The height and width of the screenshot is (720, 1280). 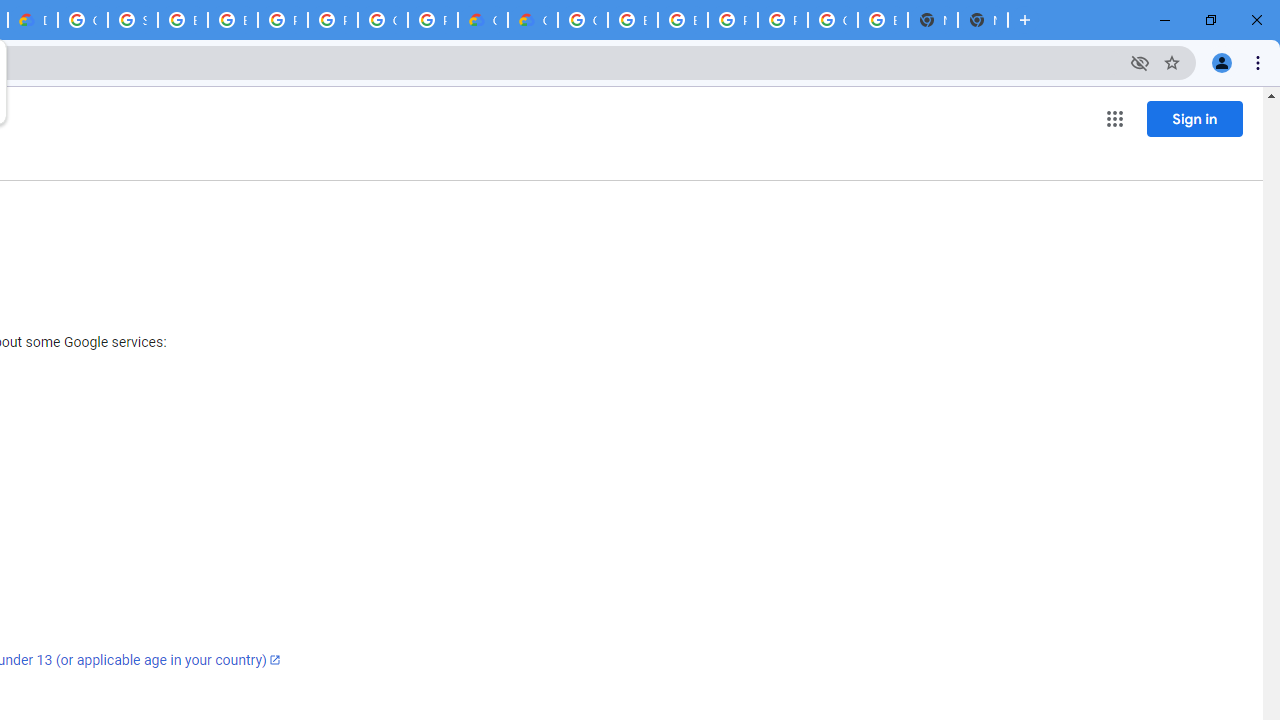 What do you see at coordinates (983, 20) in the screenshot?
I see `'New Tab'` at bounding box center [983, 20].